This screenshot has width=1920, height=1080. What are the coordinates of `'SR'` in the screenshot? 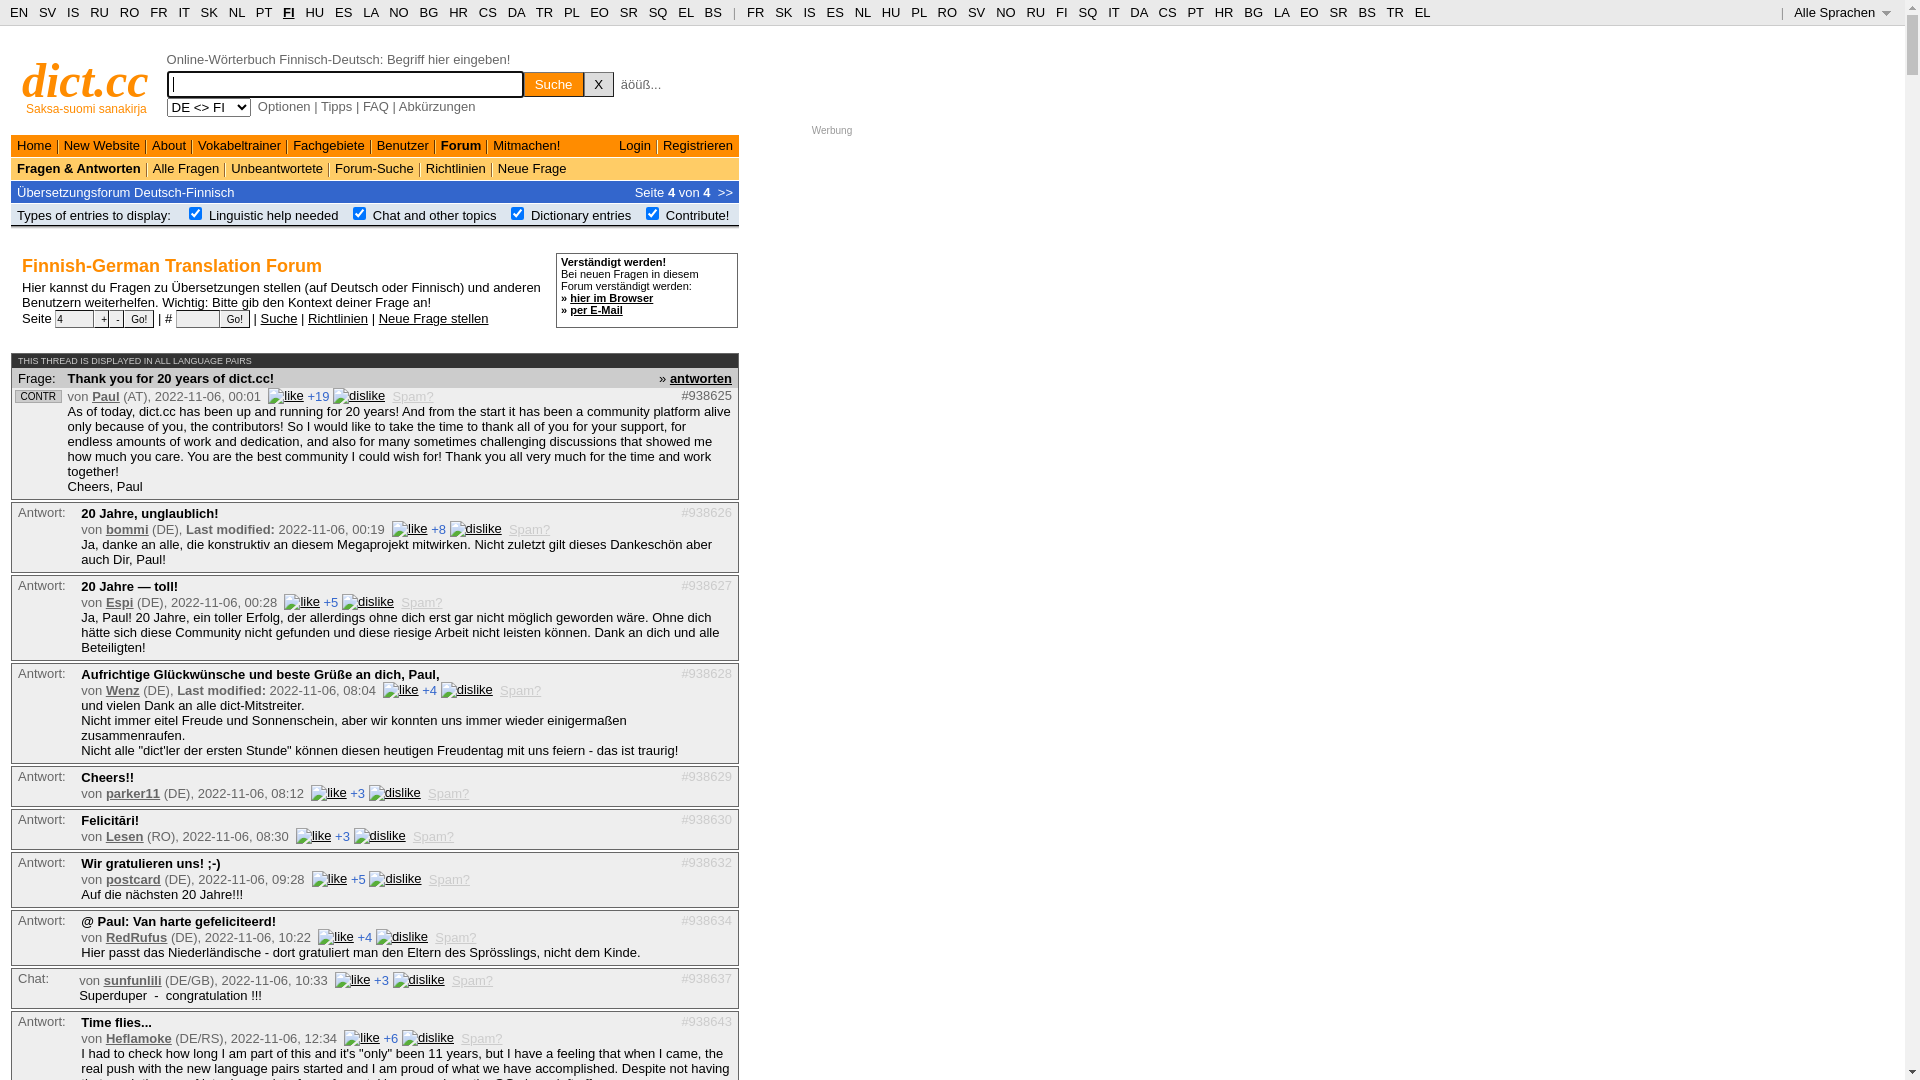 It's located at (627, 12).